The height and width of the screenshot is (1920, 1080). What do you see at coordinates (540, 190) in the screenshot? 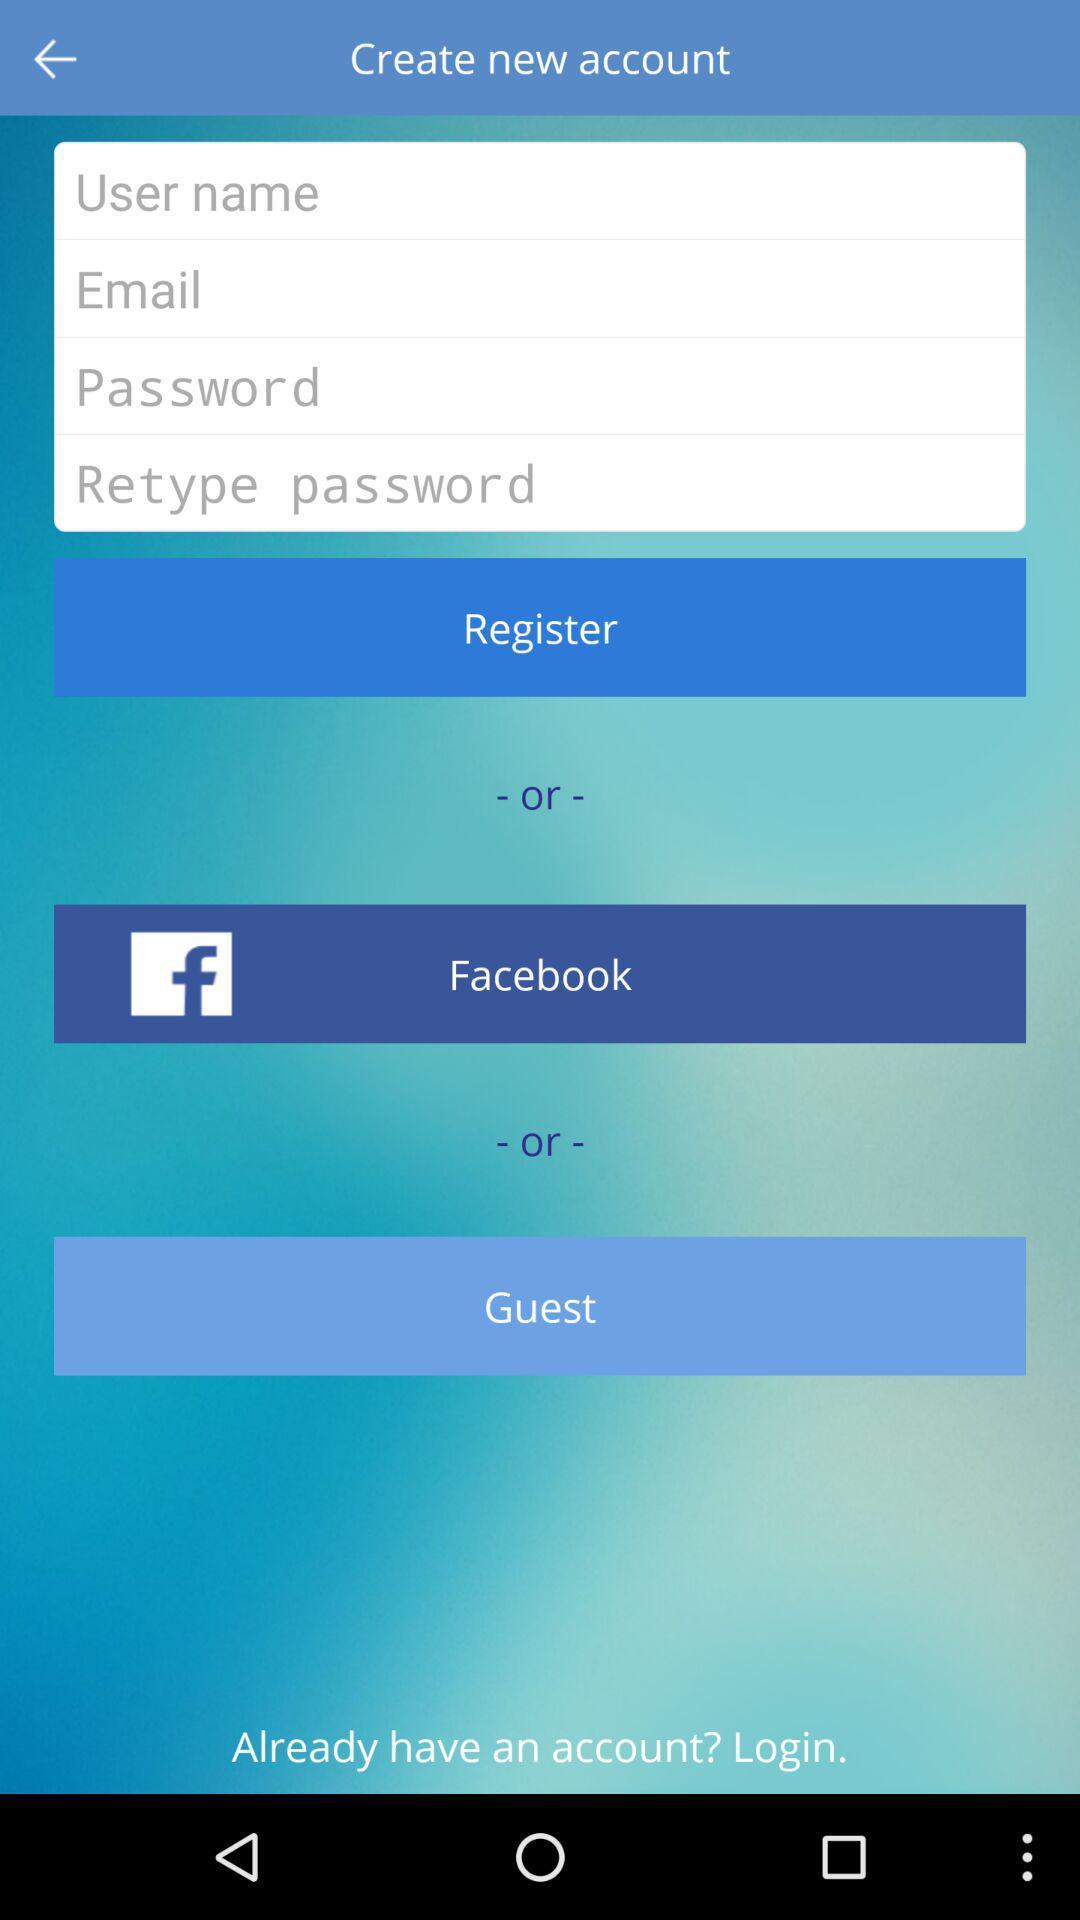
I see `username` at bounding box center [540, 190].